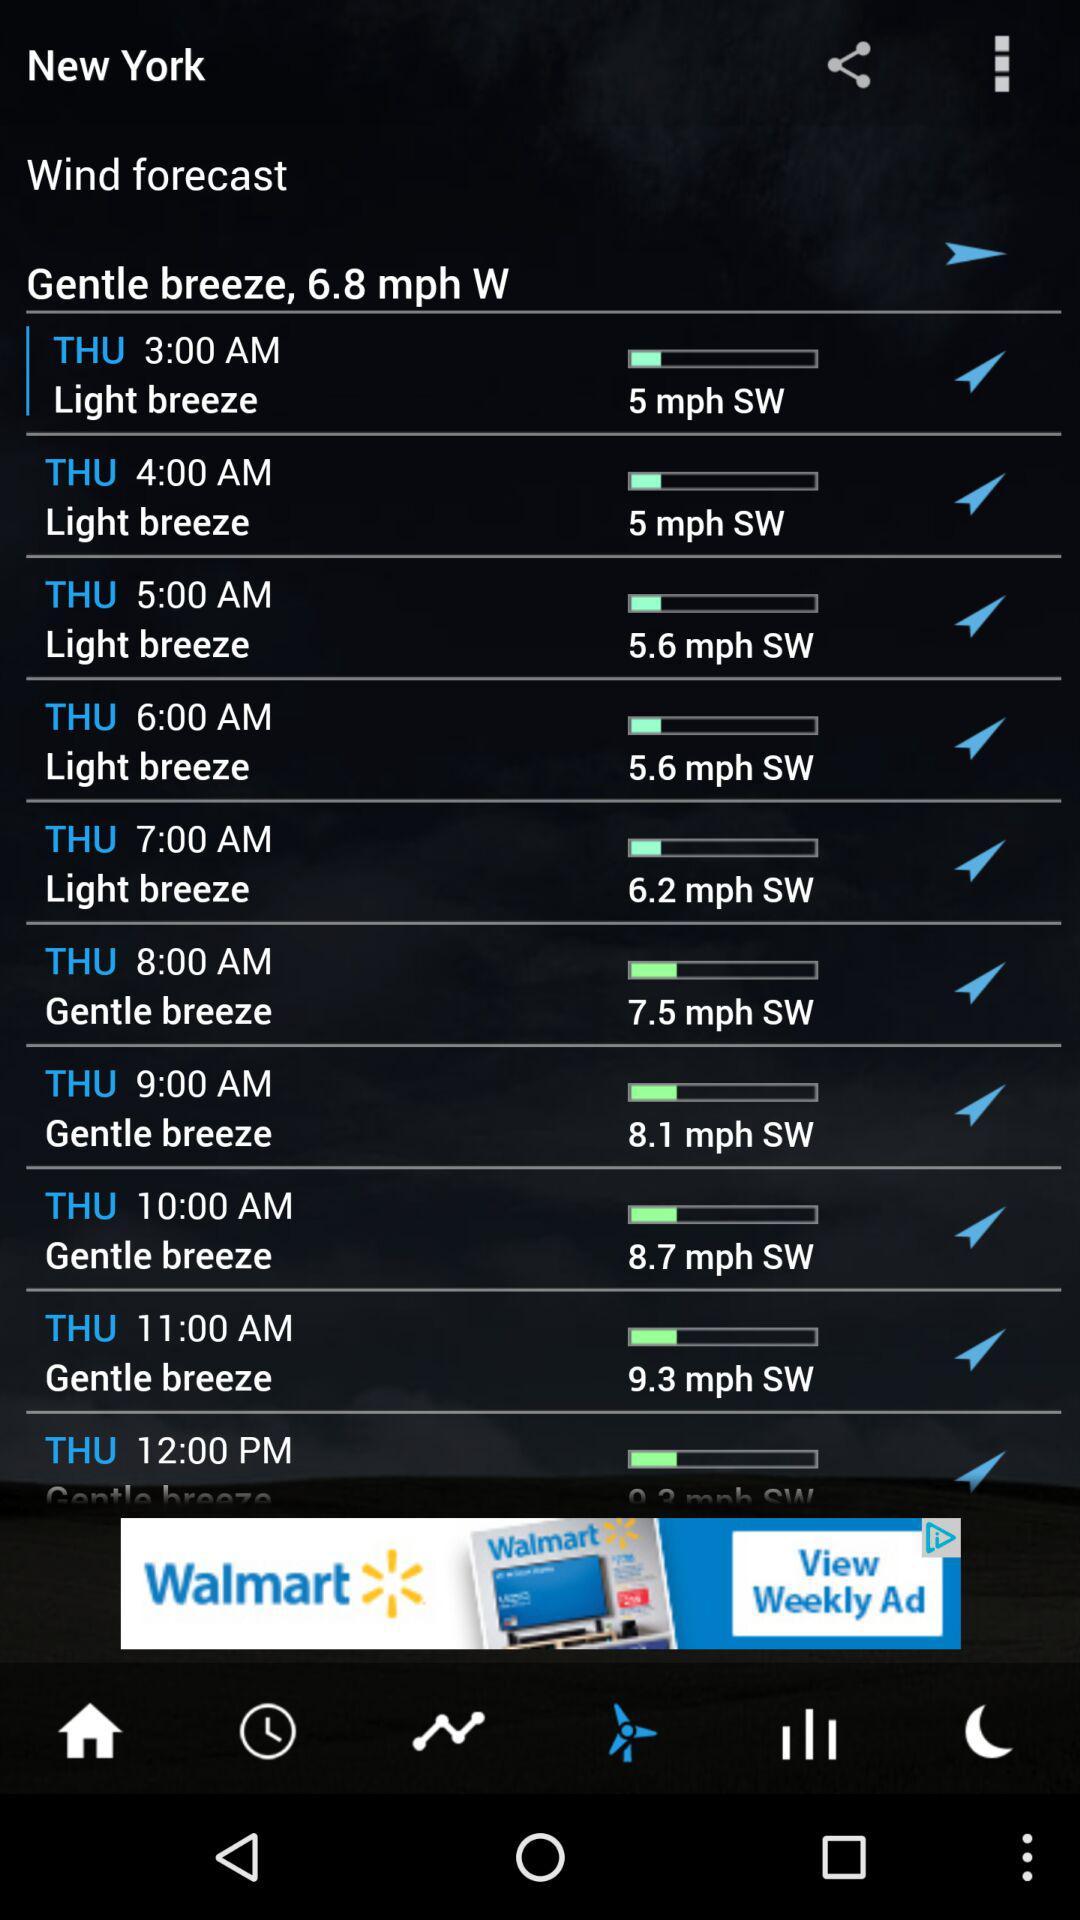  Describe the element at coordinates (270, 1728) in the screenshot. I see `time` at that location.